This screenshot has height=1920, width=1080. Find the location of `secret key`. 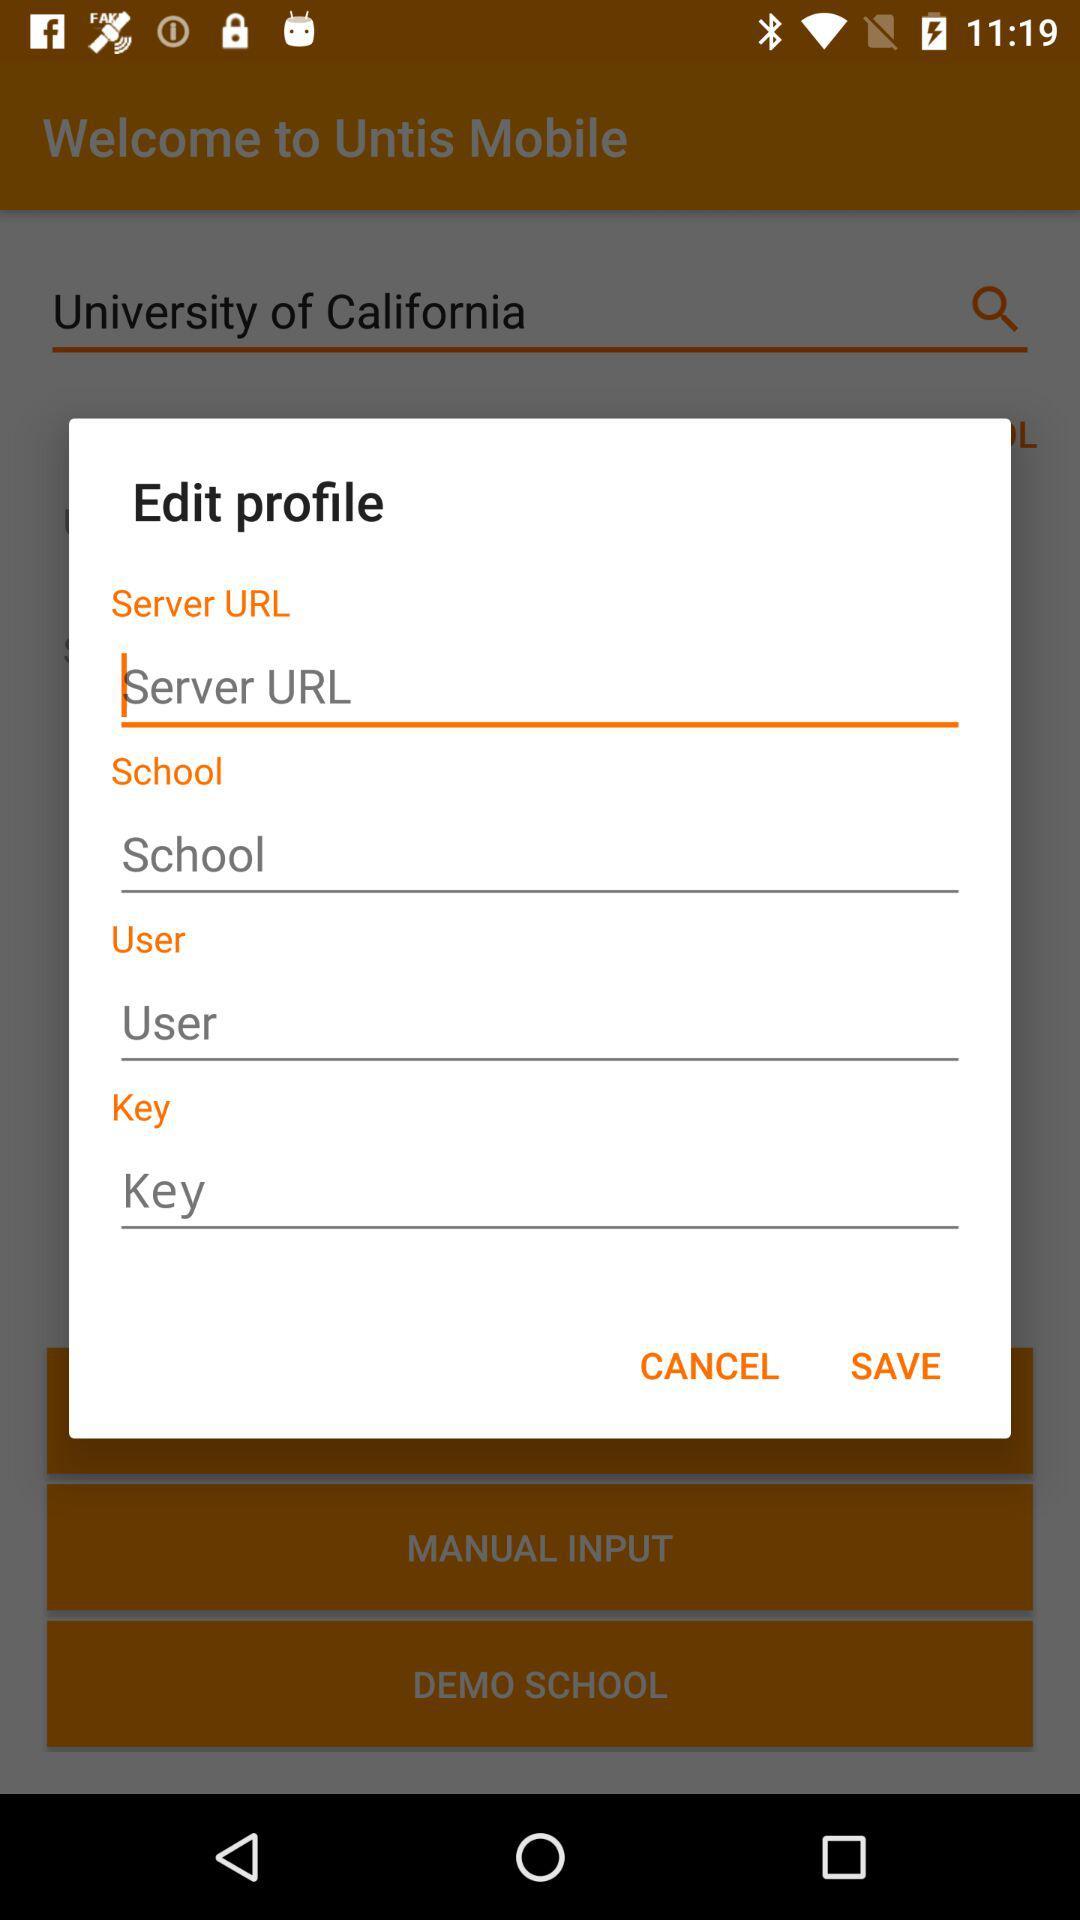

secret key is located at coordinates (540, 1190).